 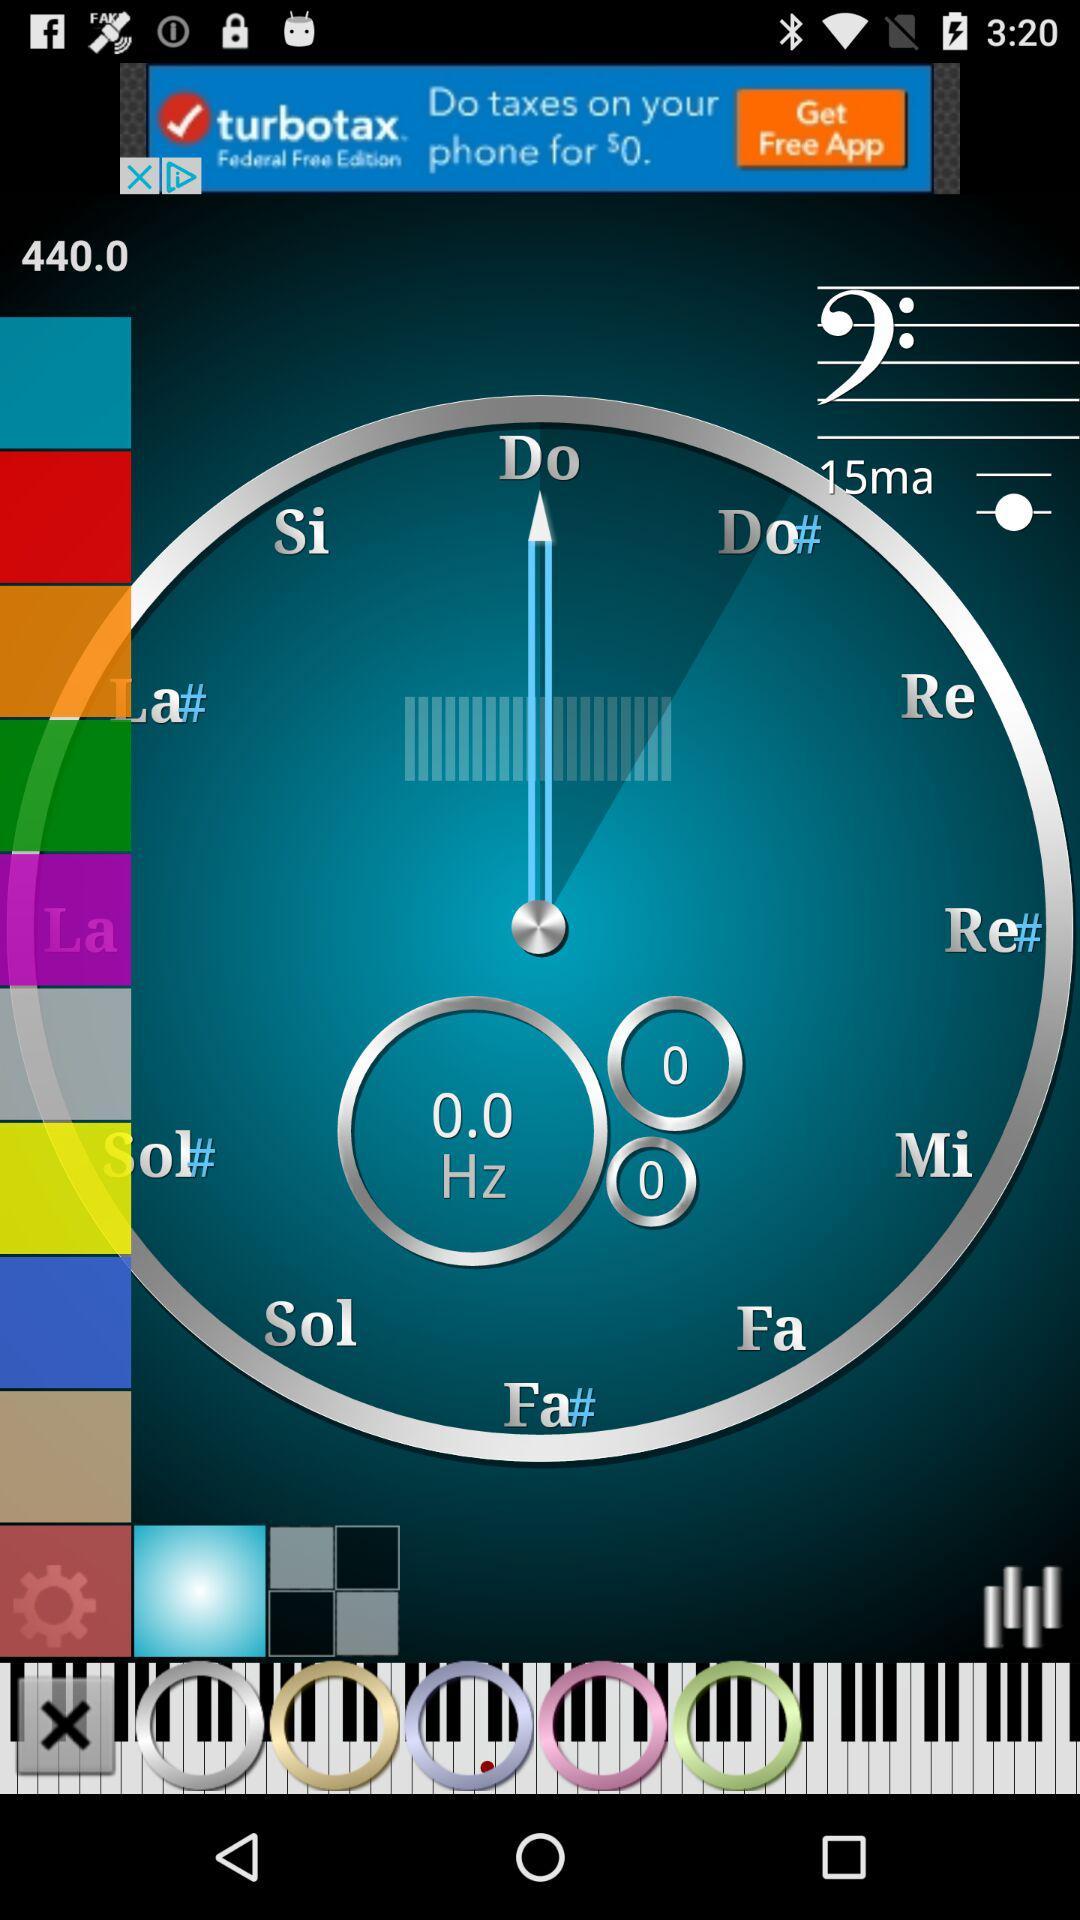 I want to click on item below the c a r app, so click(x=947, y=362).